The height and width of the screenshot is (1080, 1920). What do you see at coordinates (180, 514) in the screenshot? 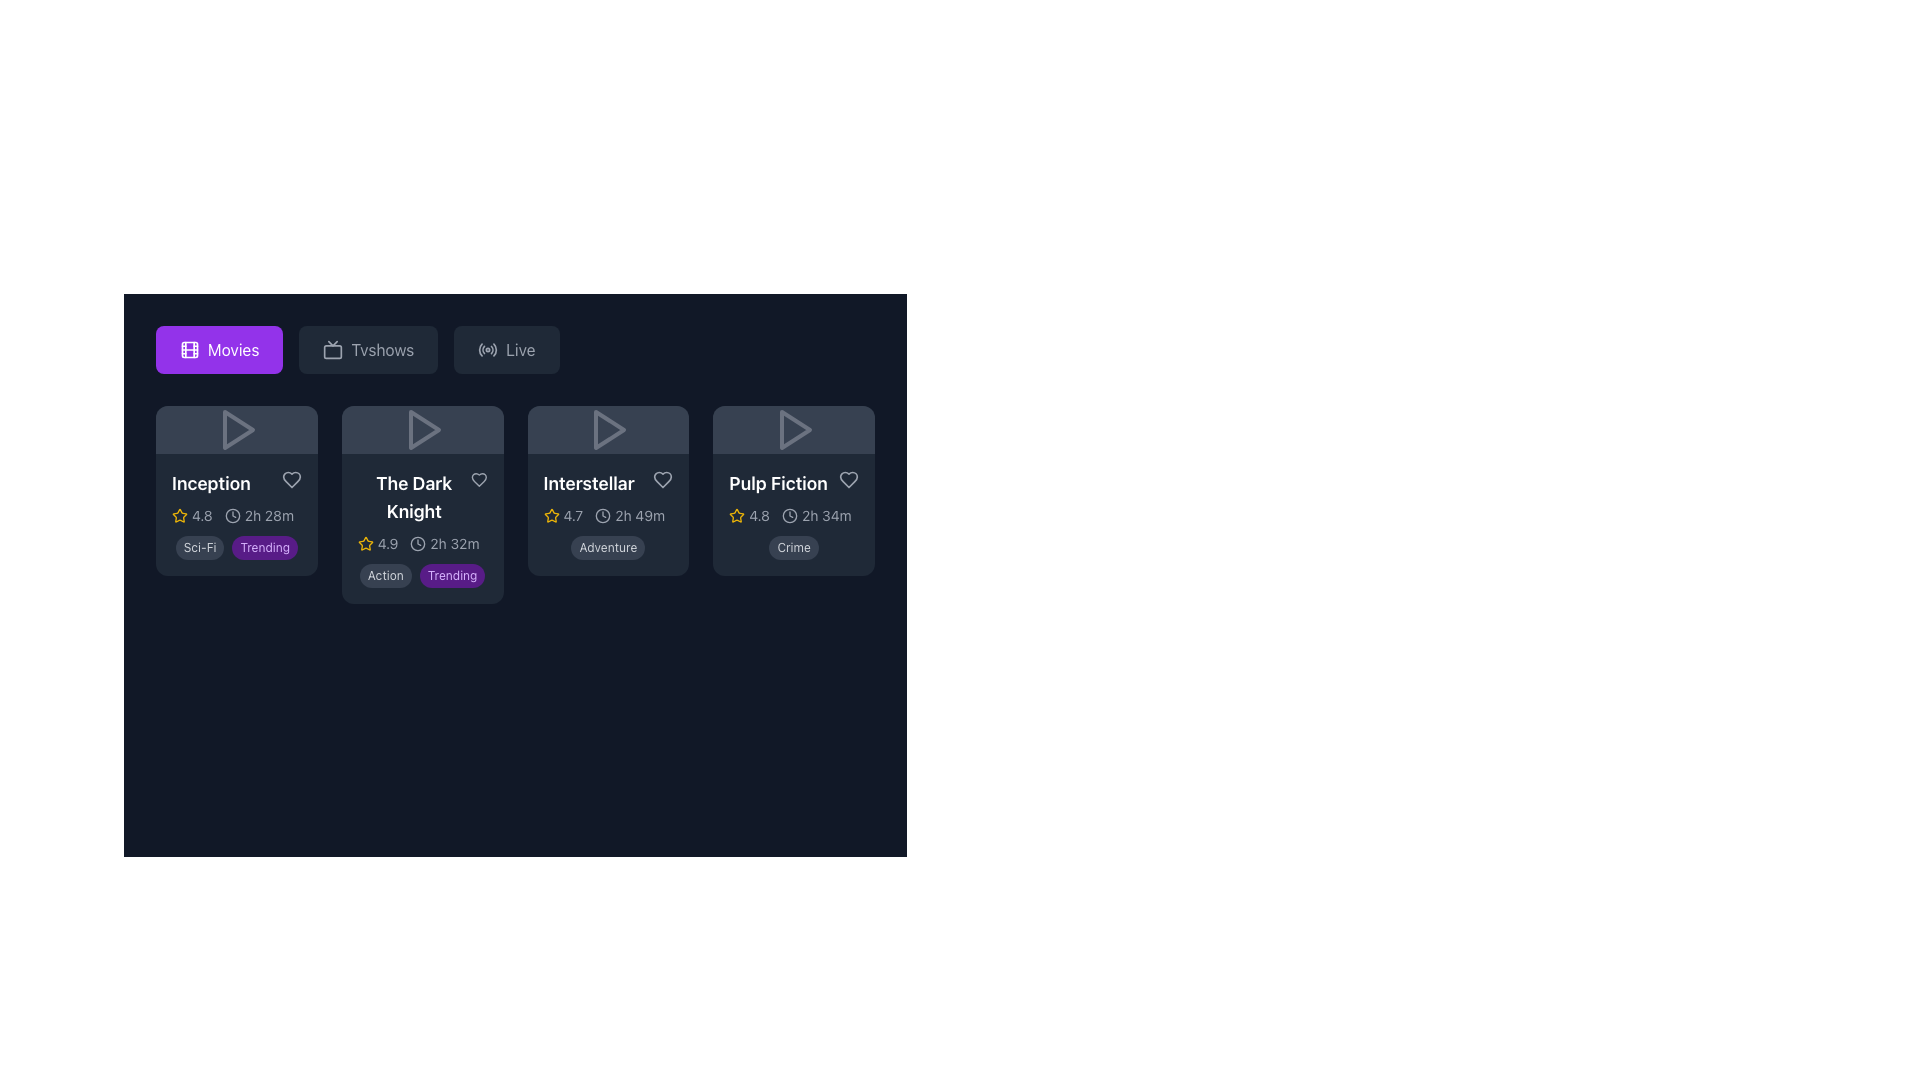
I see `the rating star icon located below the title 'The Dark Knight' in the movie card, which visually represents the rating score for the film` at bounding box center [180, 514].